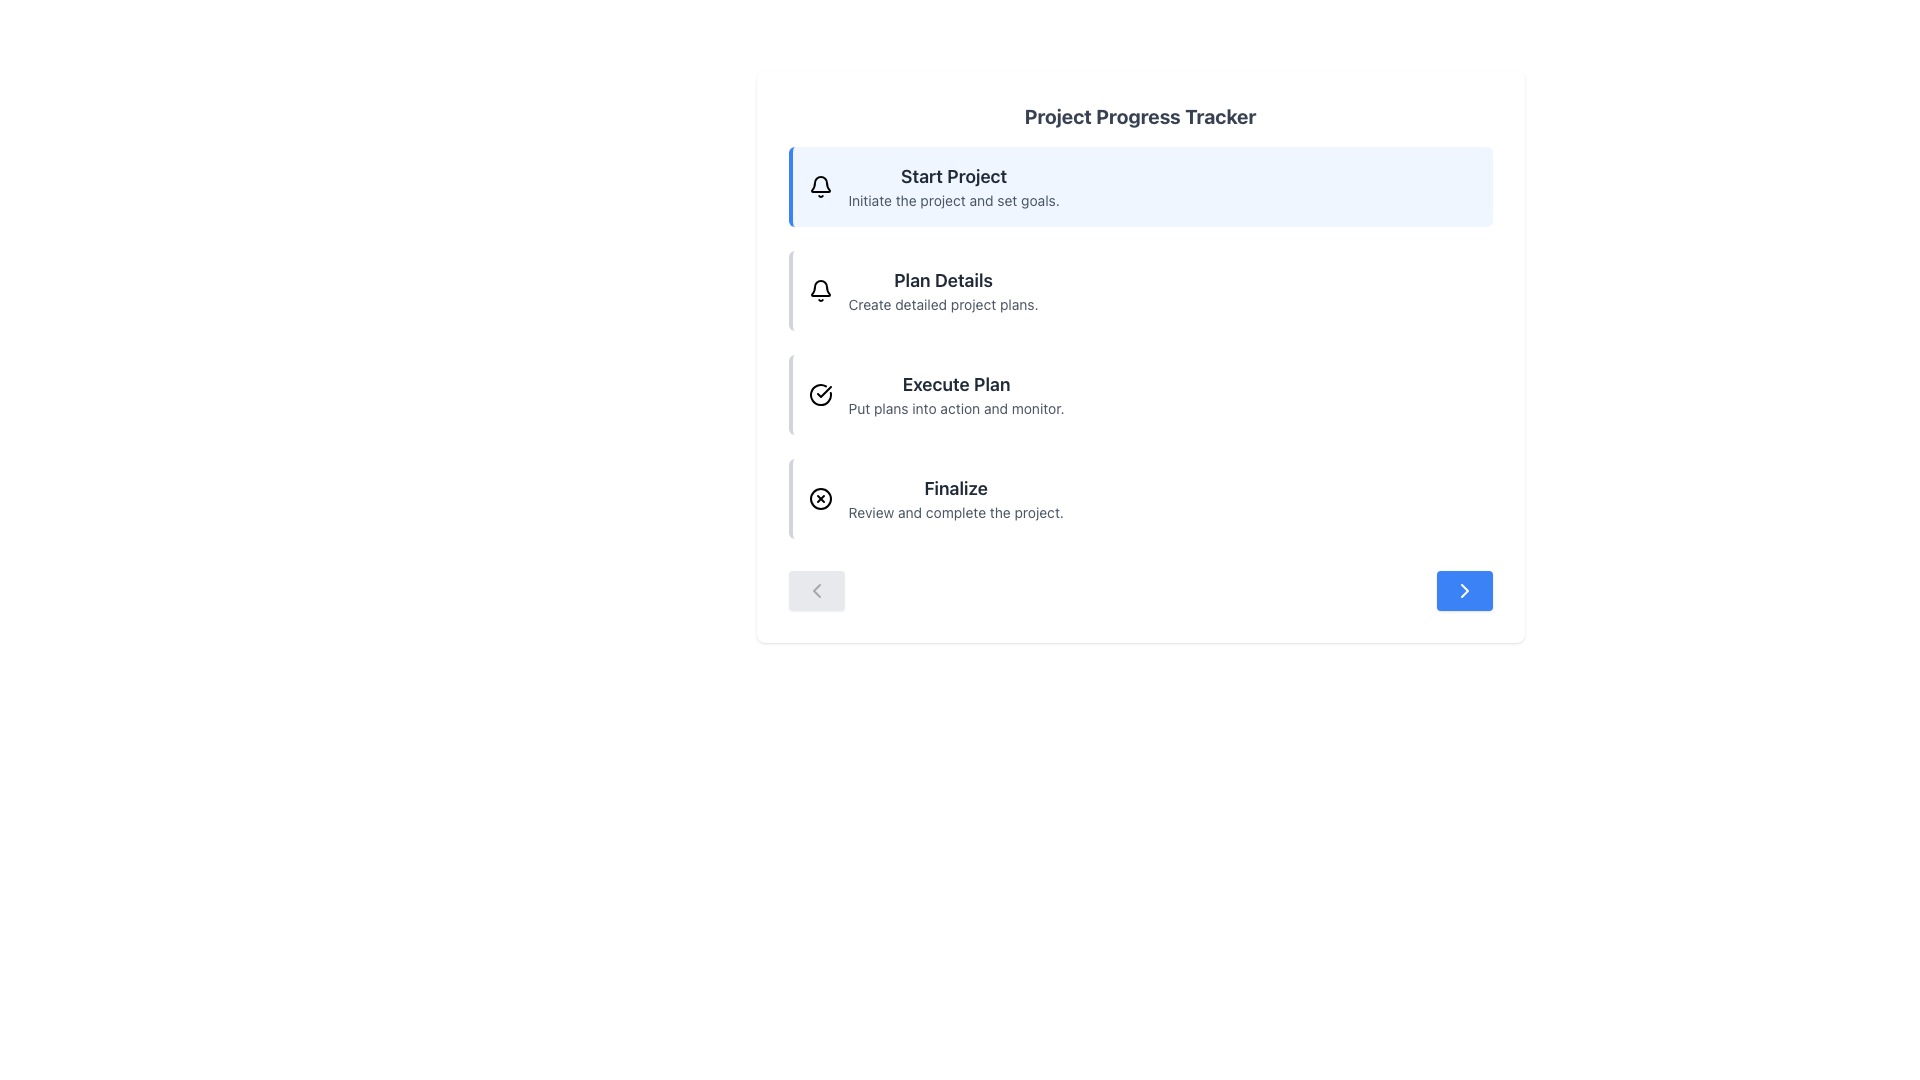 This screenshot has width=1920, height=1080. What do you see at coordinates (942, 304) in the screenshot?
I see `the descriptive text label reading 'Create detailed project plans.', which is styled with a smaller font size and light gray color, located directly below the 'Plan Details' heading in the UI` at bounding box center [942, 304].